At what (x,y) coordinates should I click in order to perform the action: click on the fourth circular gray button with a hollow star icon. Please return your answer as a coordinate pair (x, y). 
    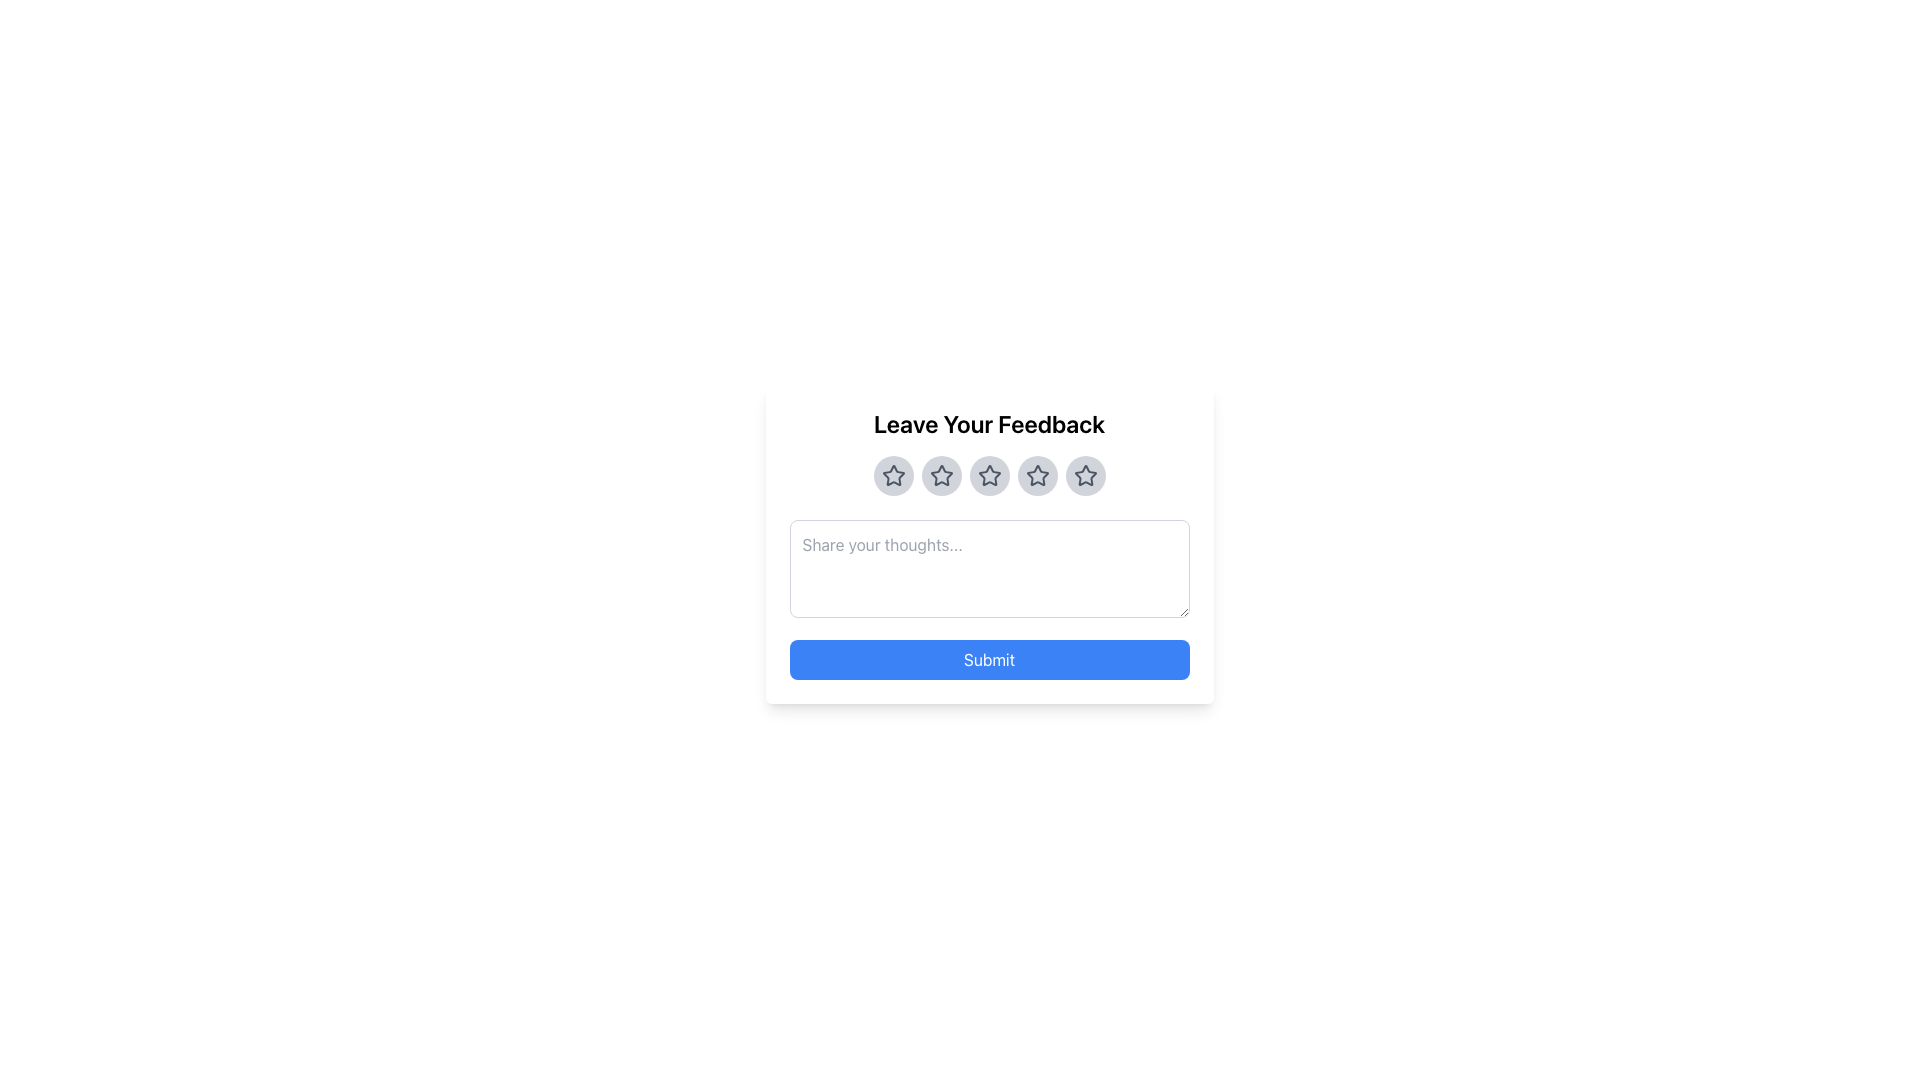
    Looking at the image, I should click on (1037, 475).